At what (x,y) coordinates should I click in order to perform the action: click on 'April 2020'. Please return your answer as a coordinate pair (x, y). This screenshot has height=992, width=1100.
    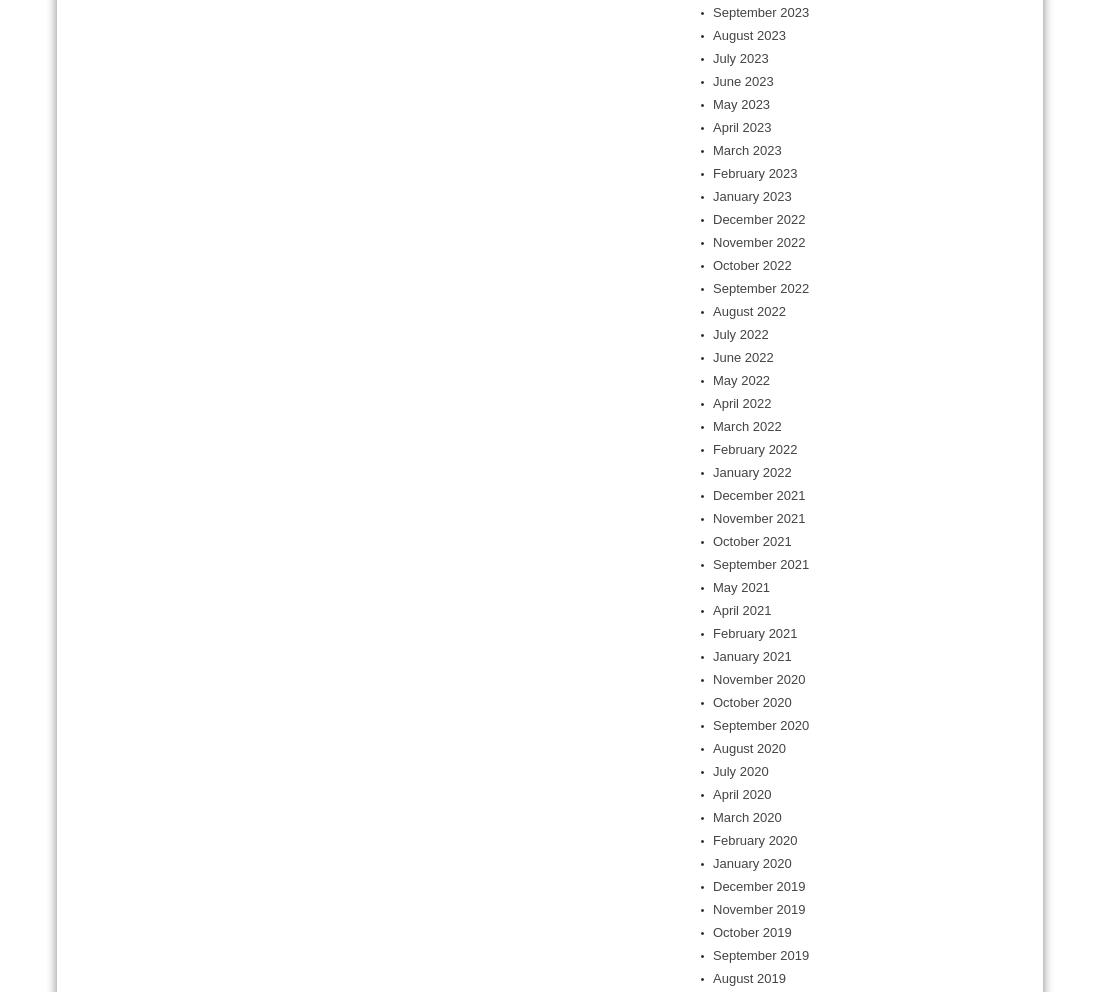
    Looking at the image, I should click on (740, 794).